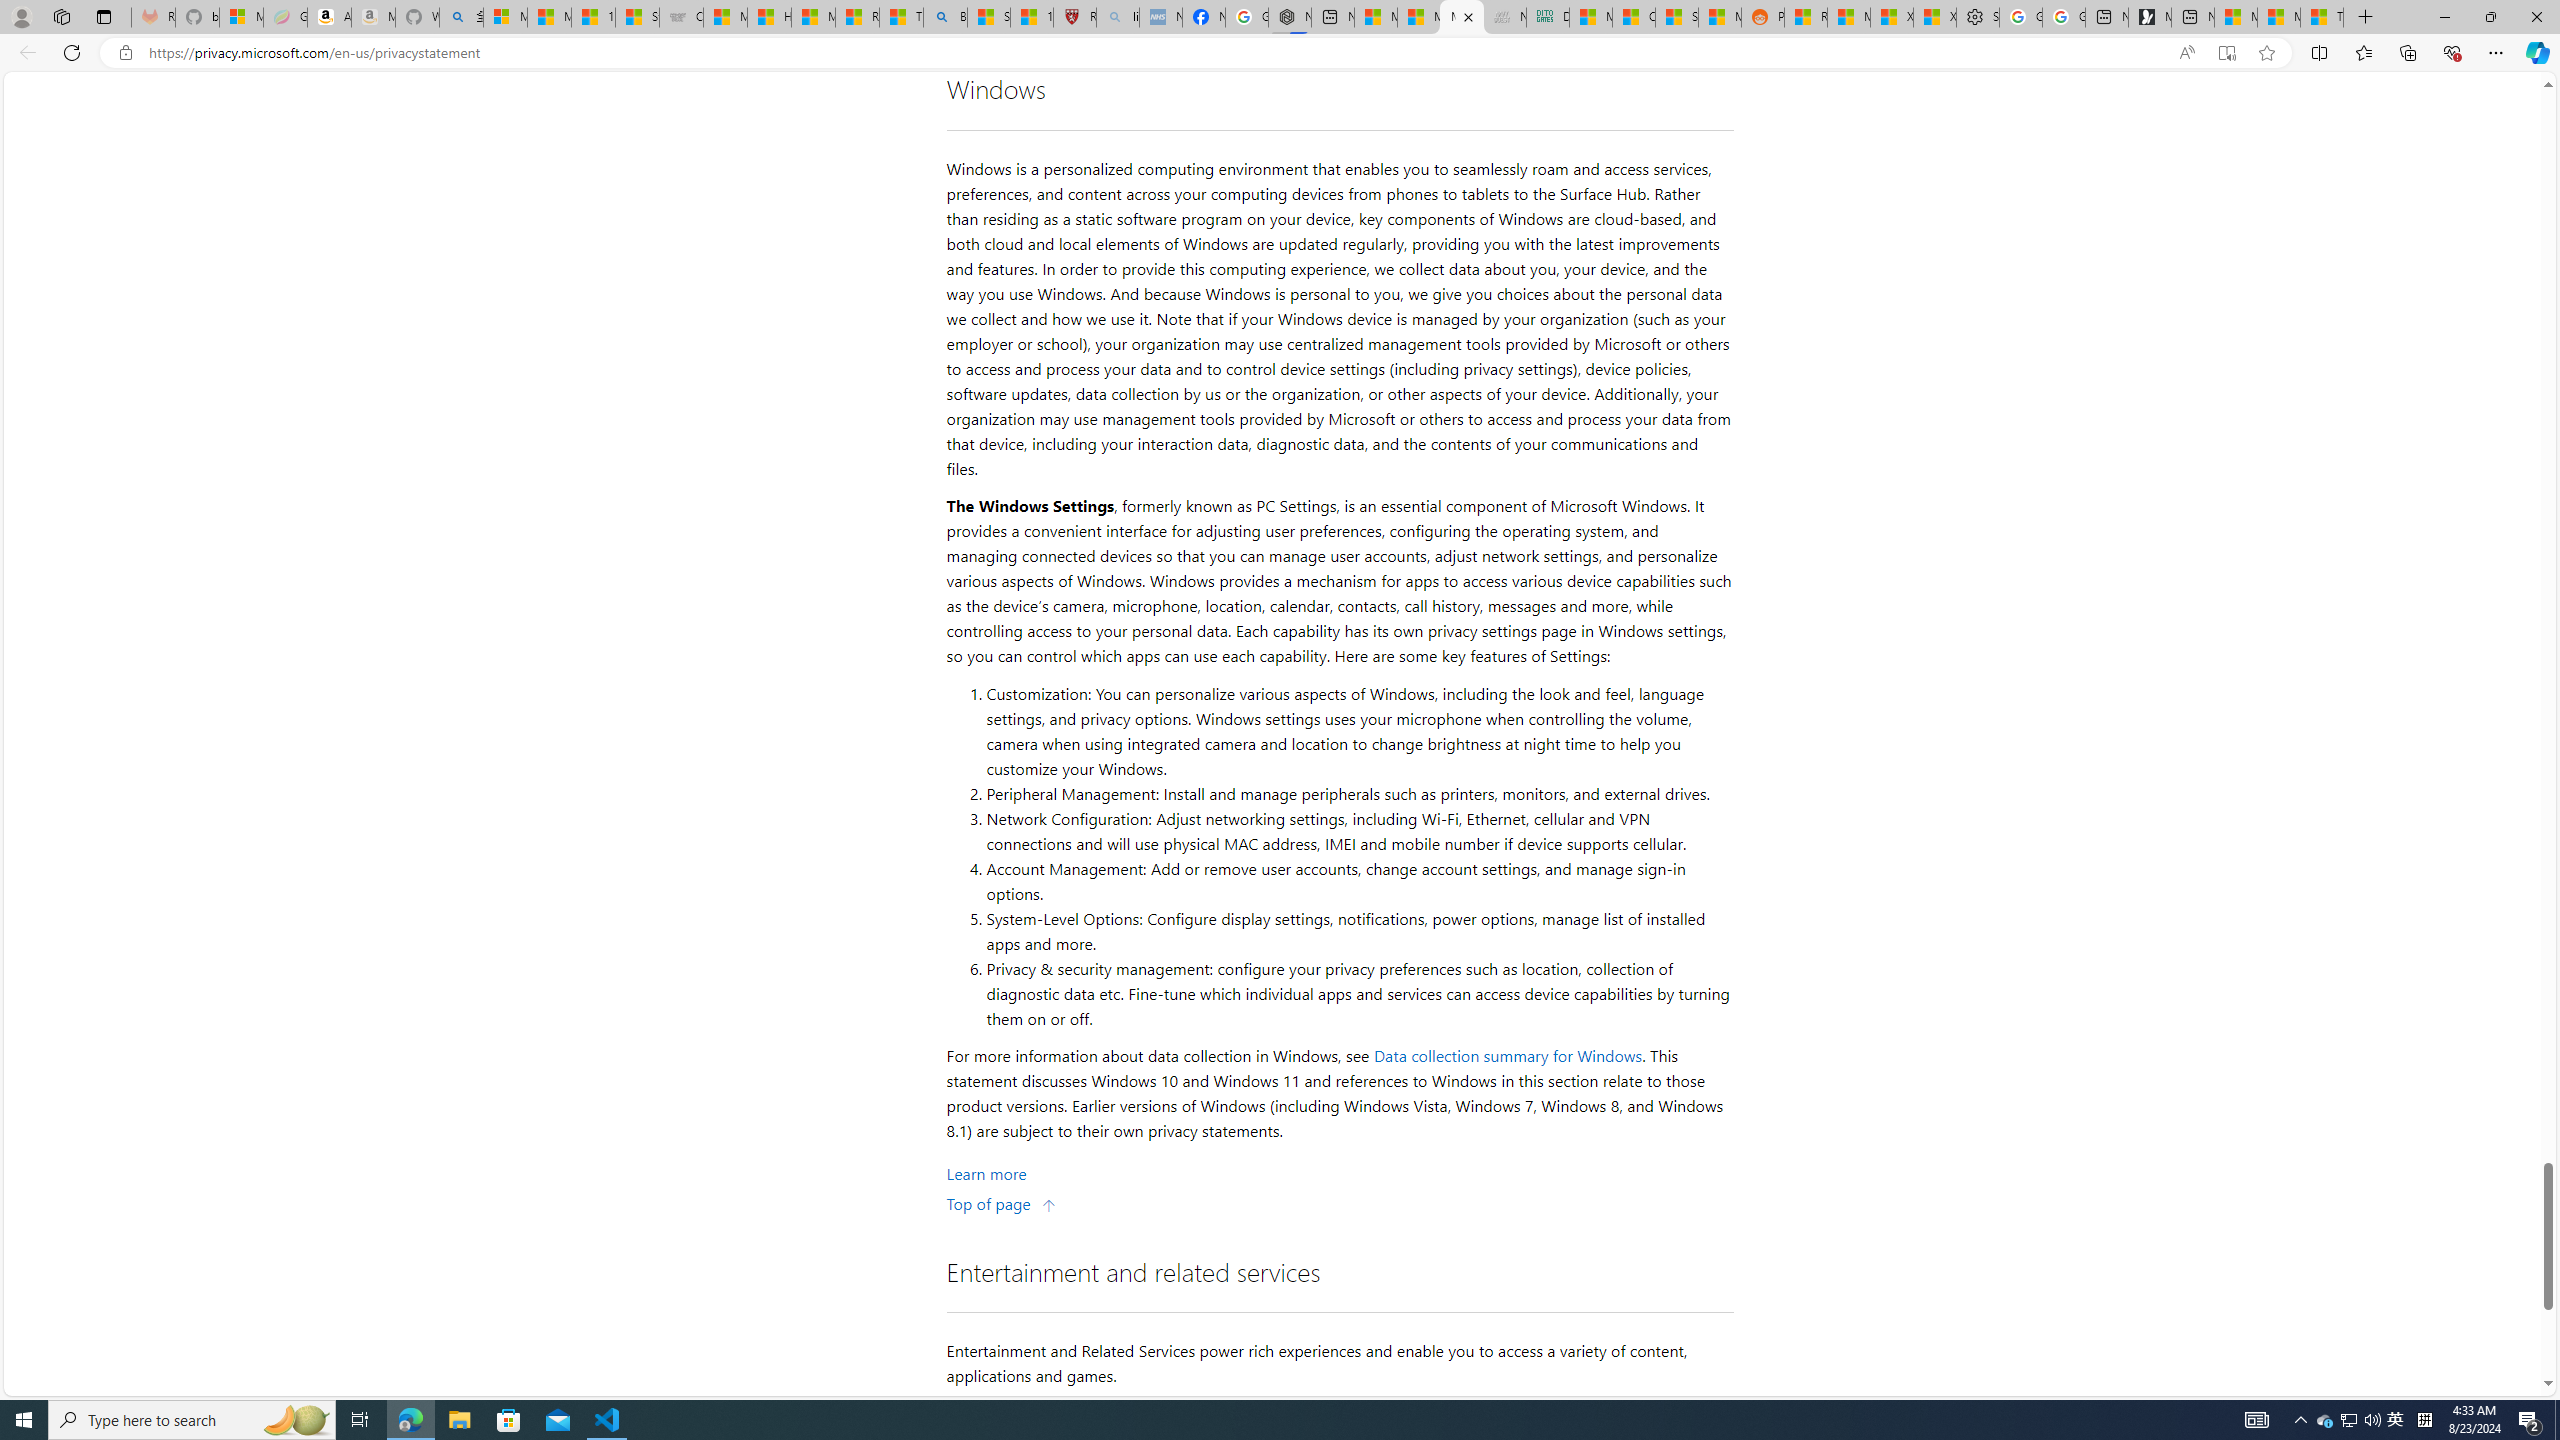 Image resolution: width=2560 pixels, height=1440 pixels. Describe the element at coordinates (1289, 16) in the screenshot. I see `'Nordace - Nordace Siena Is Not An Ordinary Backpack'` at that location.